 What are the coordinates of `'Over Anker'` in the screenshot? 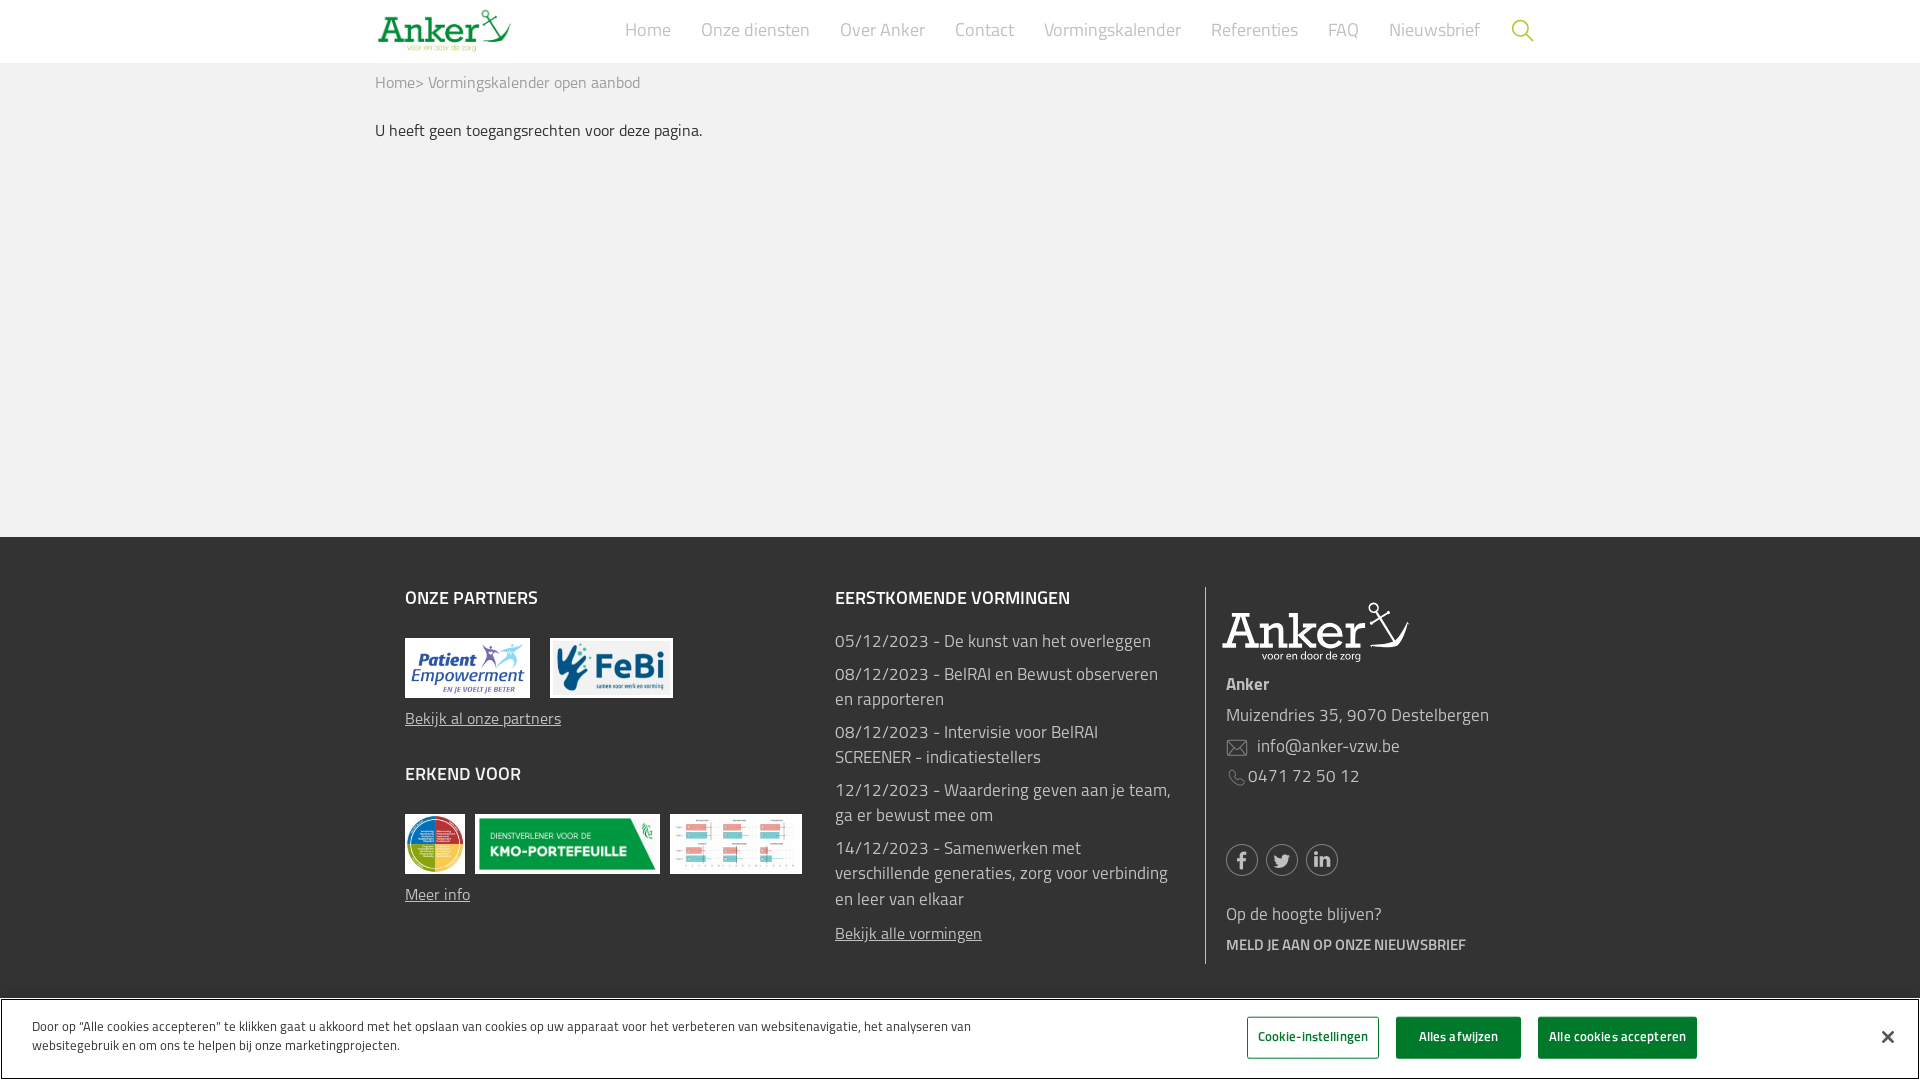 It's located at (881, 31).